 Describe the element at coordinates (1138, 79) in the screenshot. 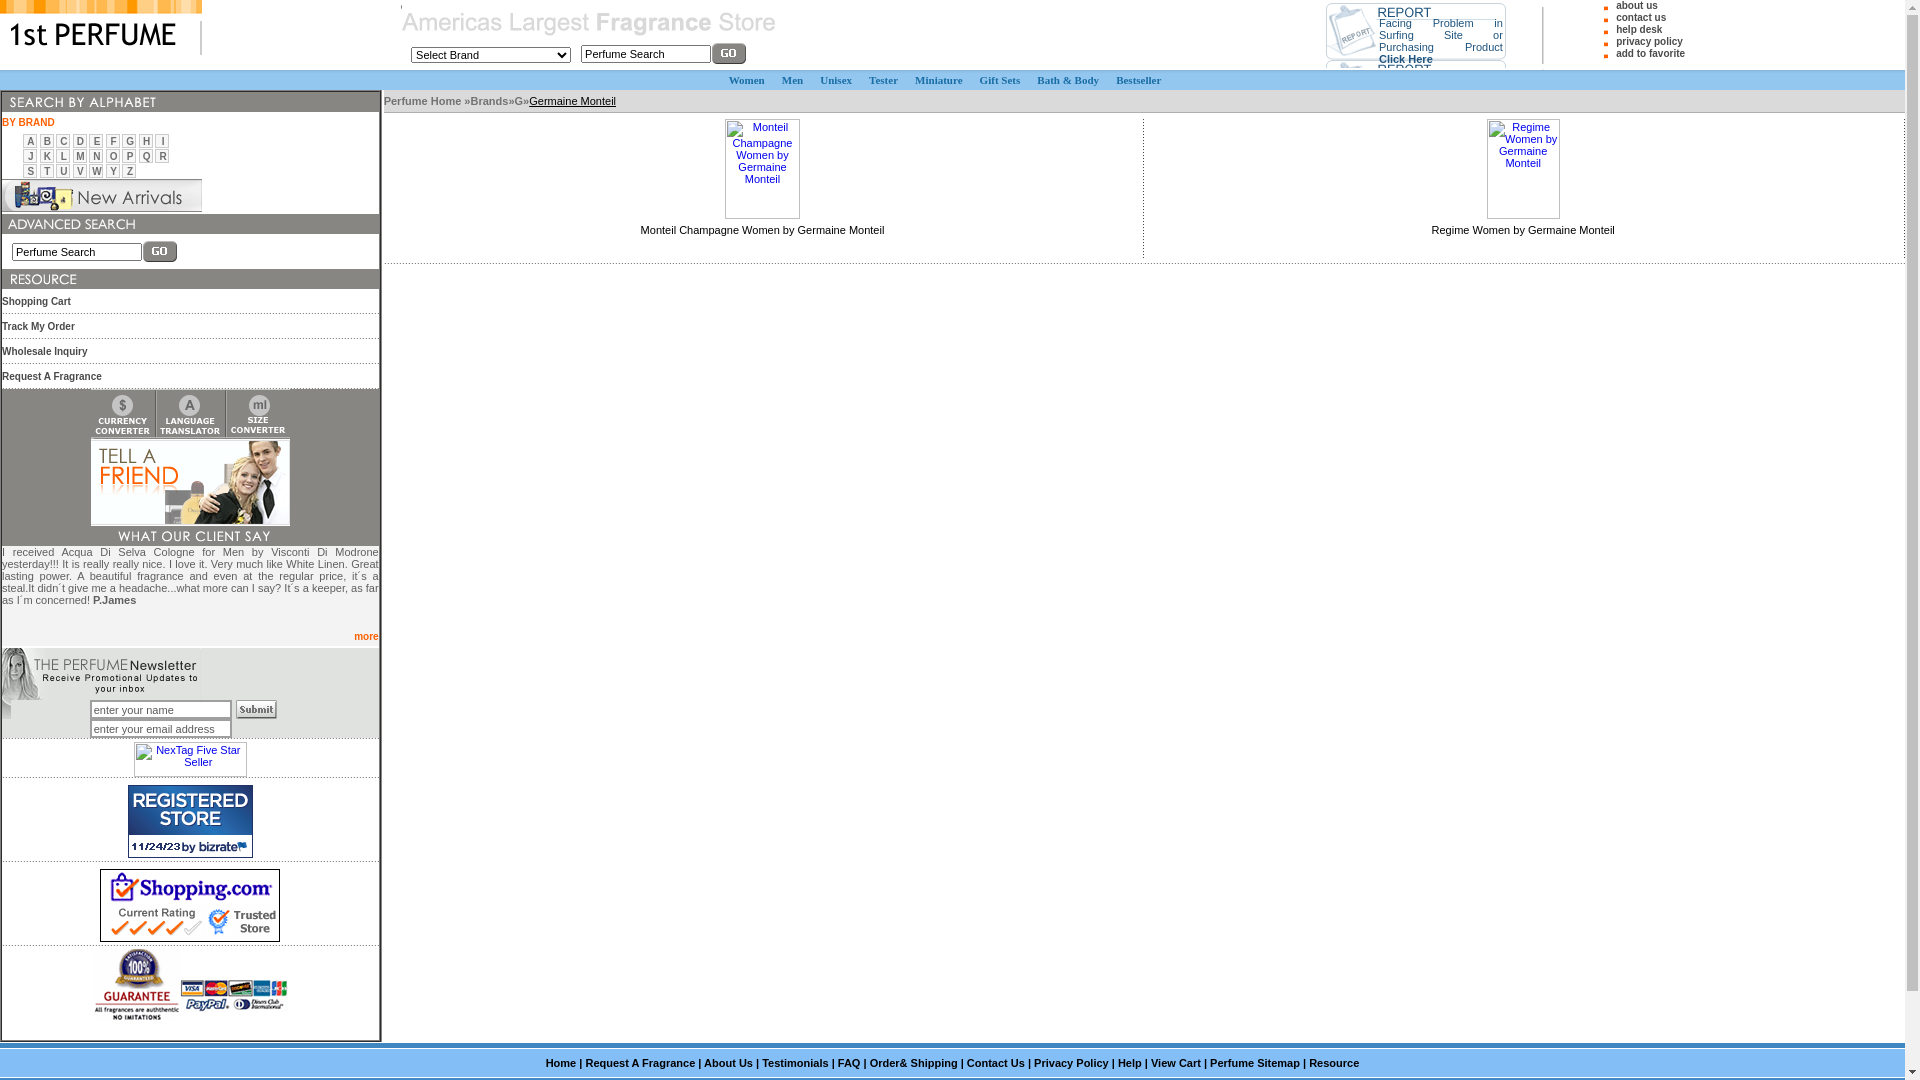

I see `'Bestseller'` at that location.